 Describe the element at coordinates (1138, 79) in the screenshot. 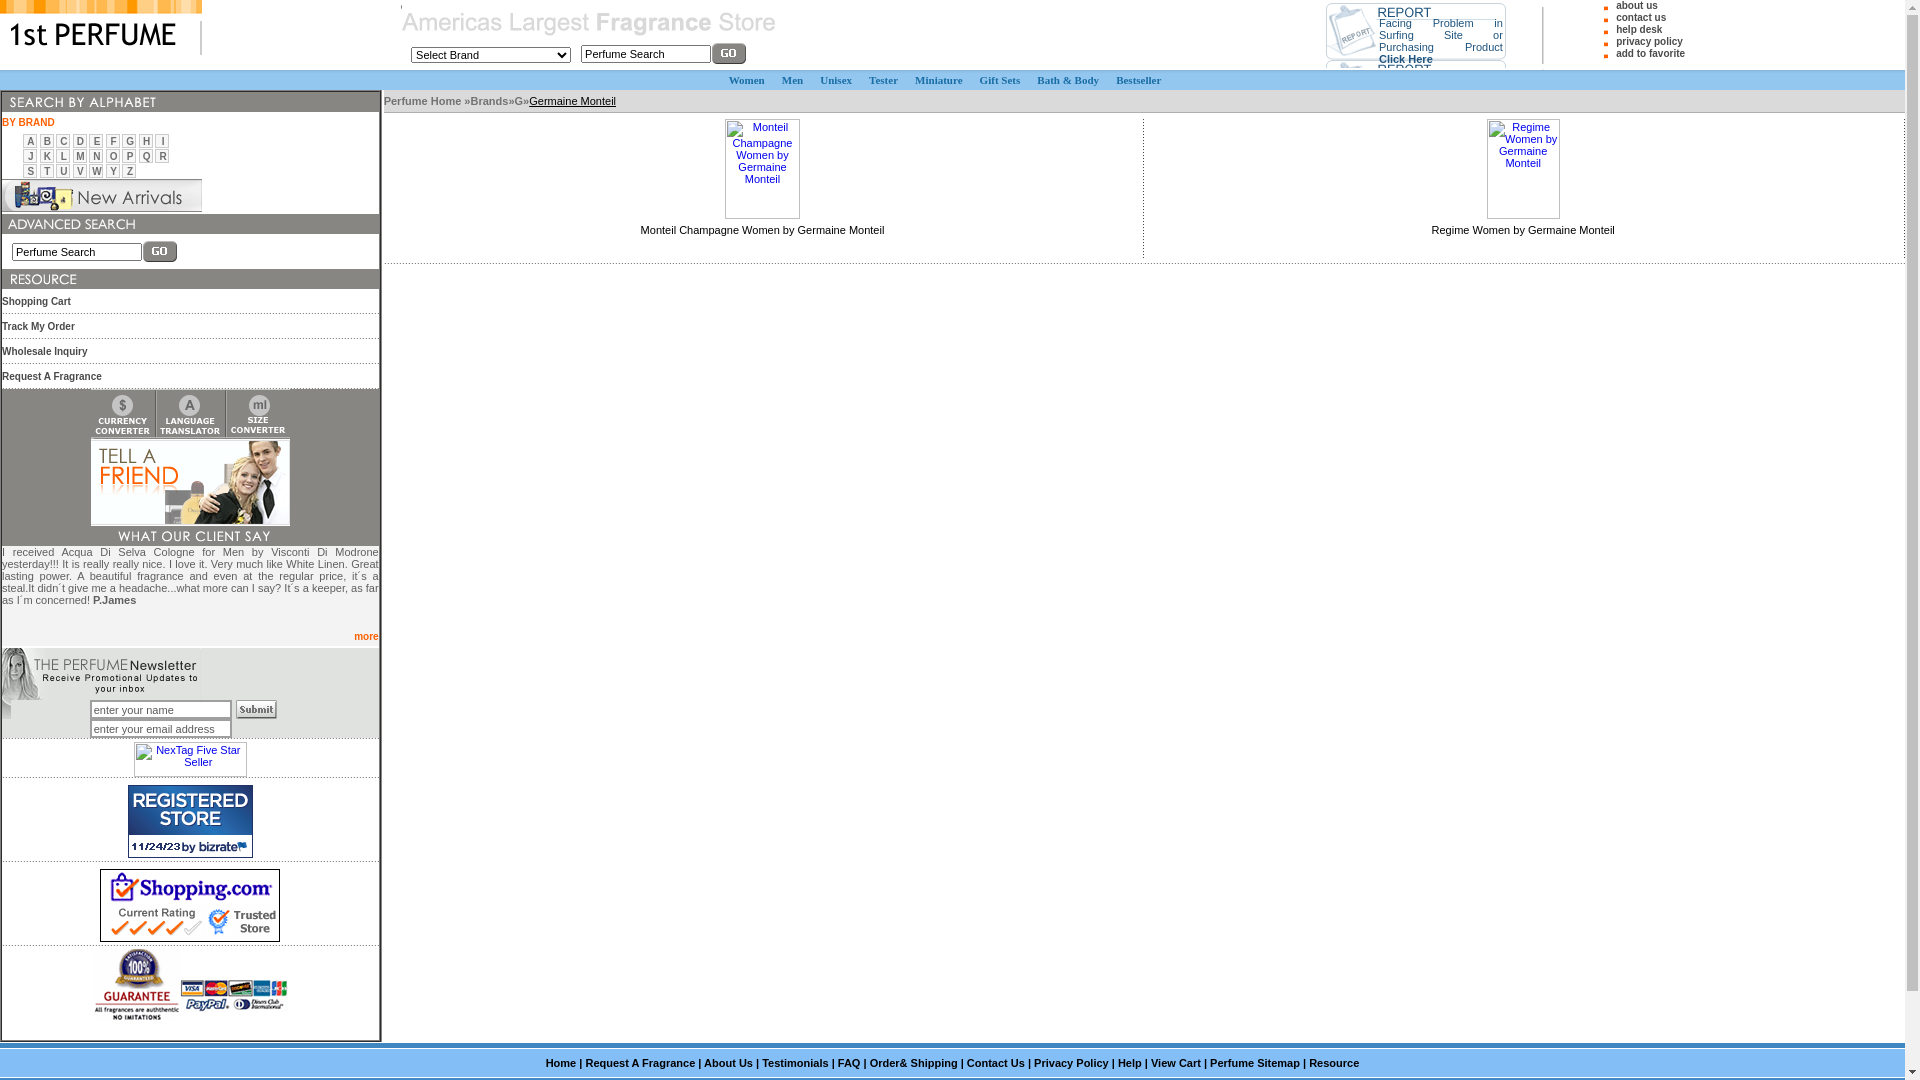

I see `'Bestseller'` at that location.